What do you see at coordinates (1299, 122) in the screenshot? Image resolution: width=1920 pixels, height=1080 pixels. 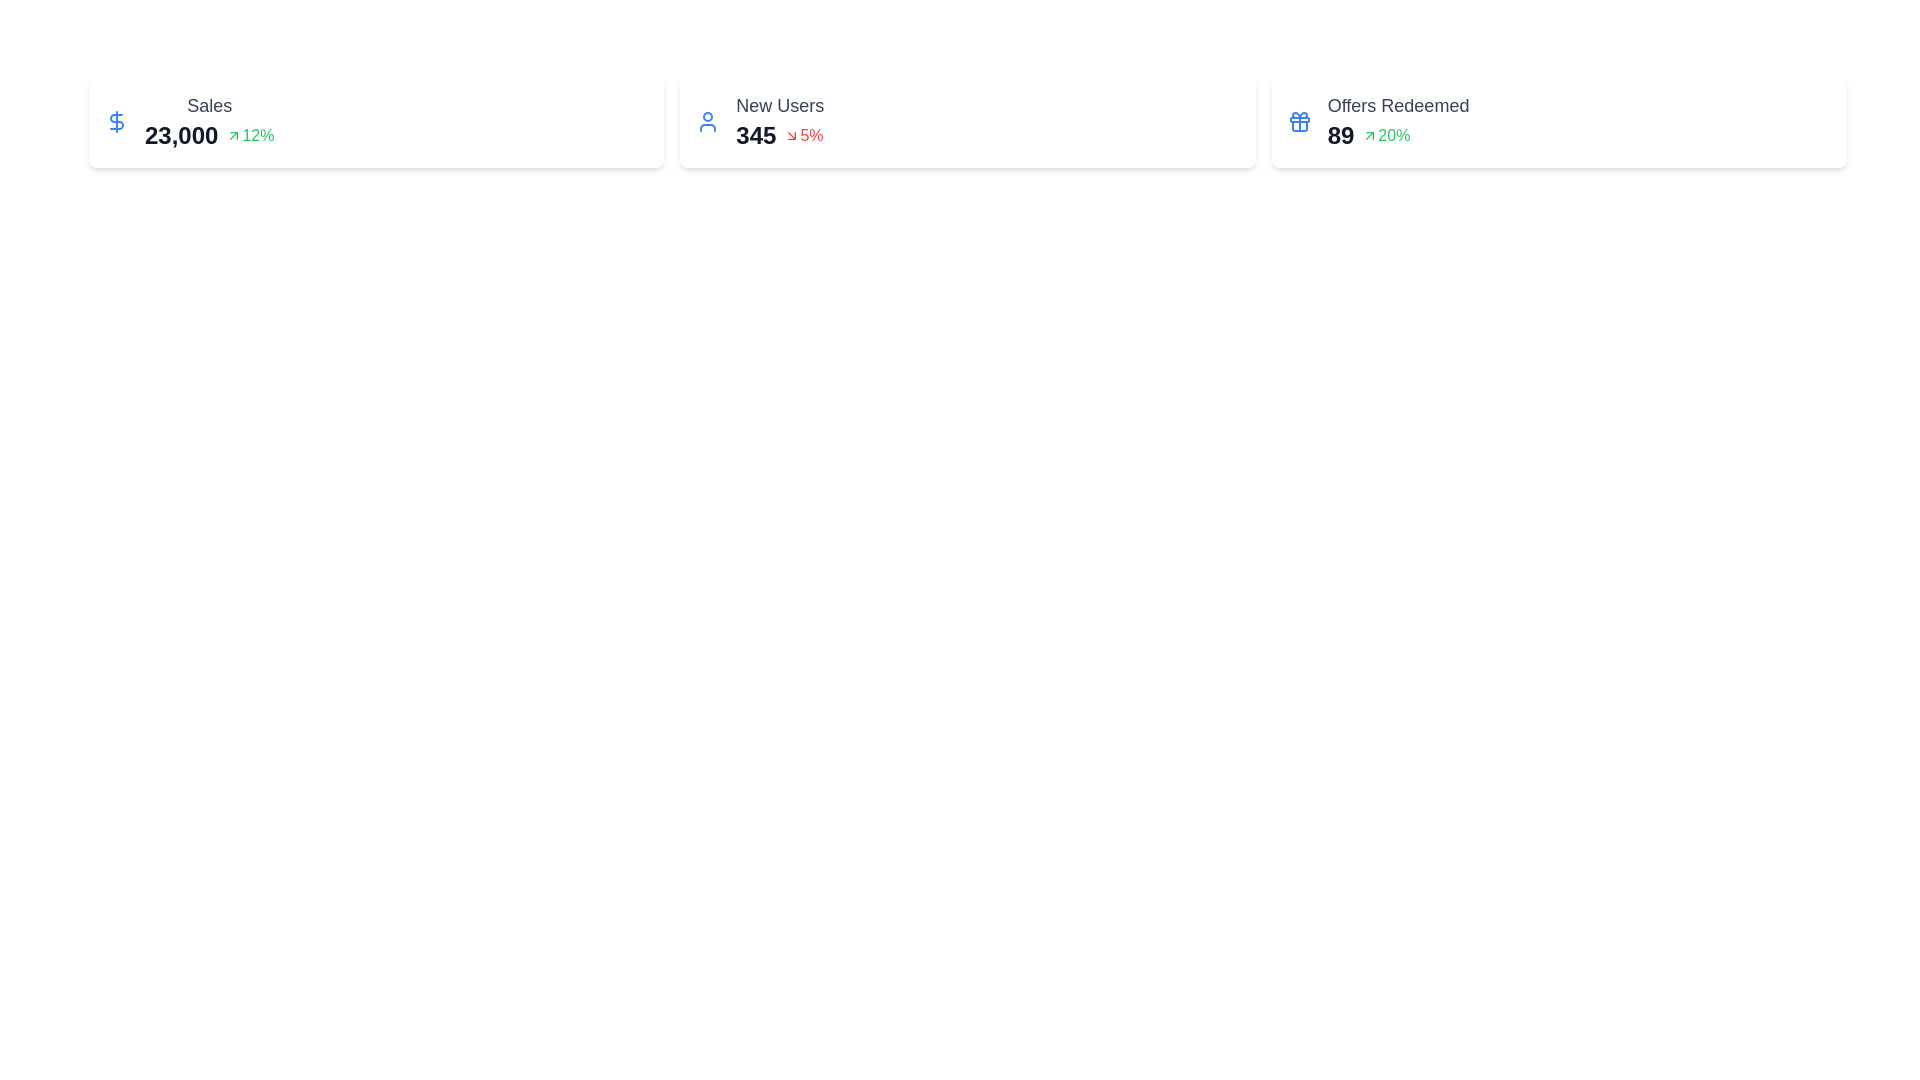 I see `the blue gift box icon located at the top-left corner of the 'Offers Redeemed' card, which is next to the title text 'Offers Redeemed'` at bounding box center [1299, 122].